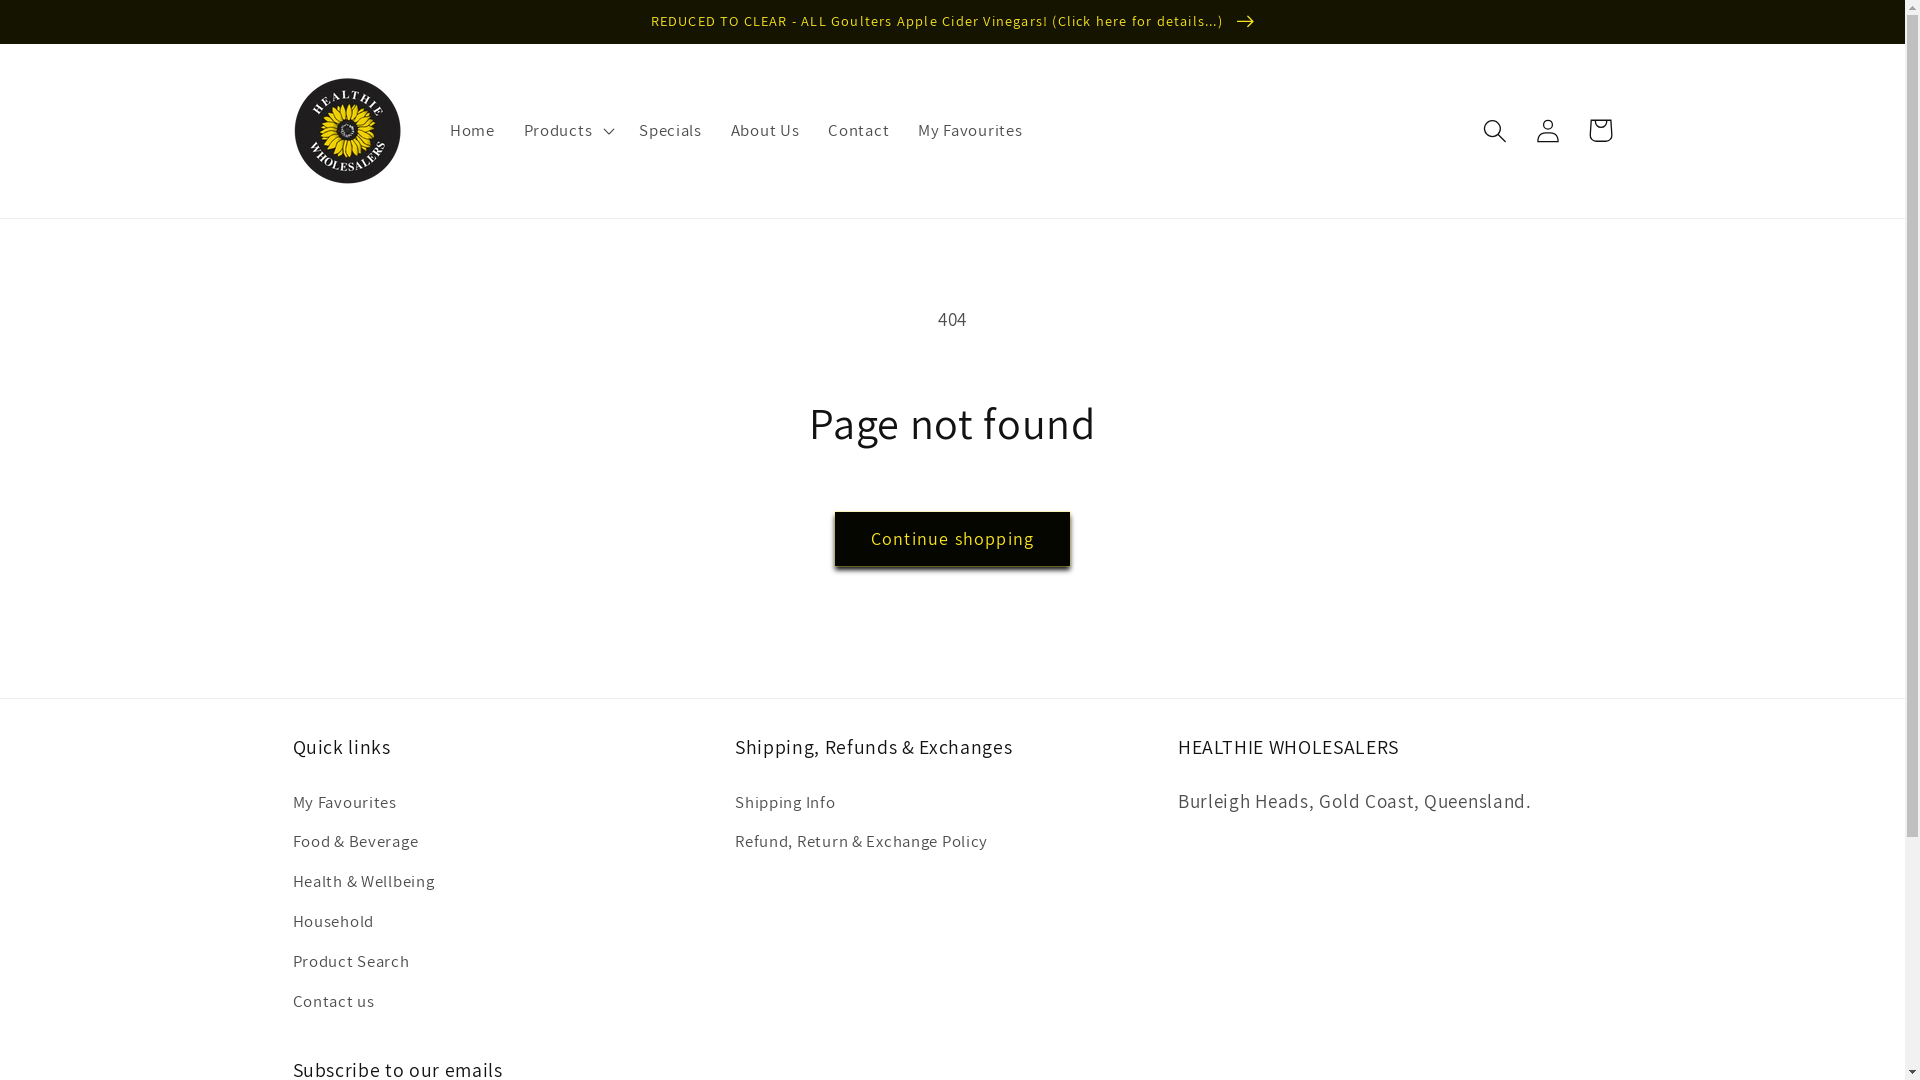  Describe the element at coordinates (1520, 130) in the screenshot. I see `'Log in'` at that location.